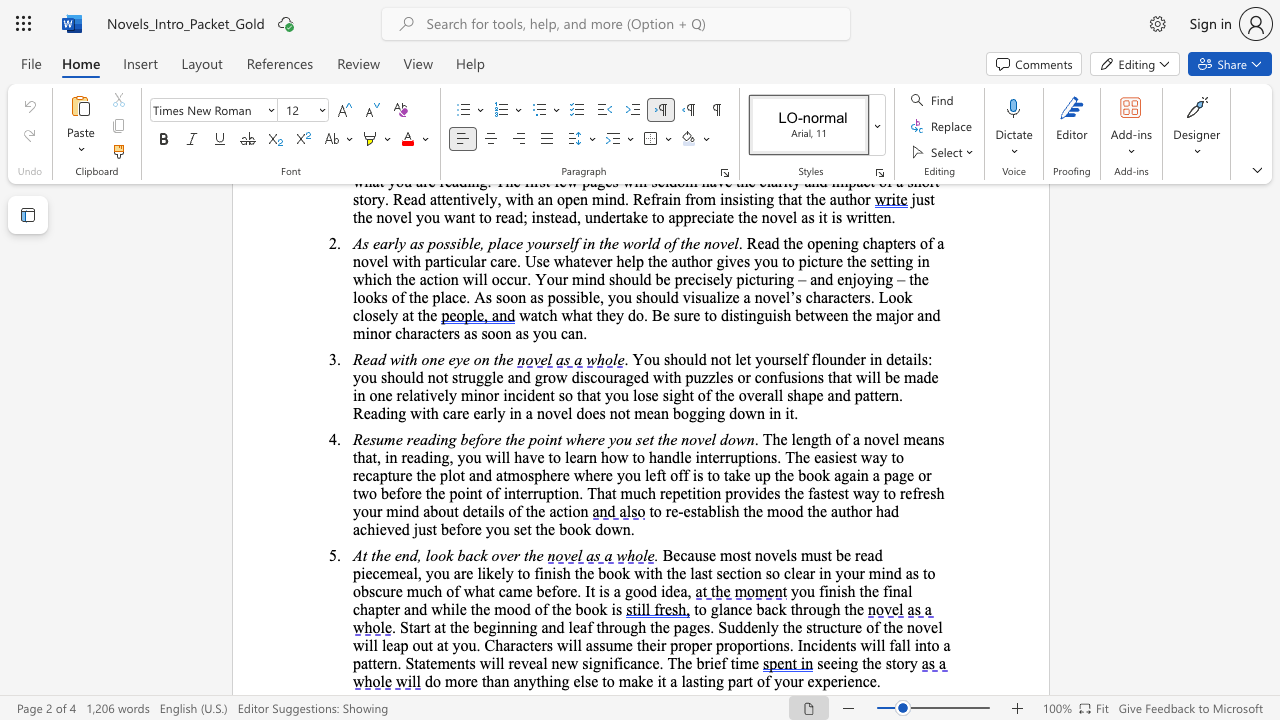 This screenshot has width=1280, height=720. I want to click on the subset text "o glance back throu" within the text "to glance back through the", so click(698, 608).